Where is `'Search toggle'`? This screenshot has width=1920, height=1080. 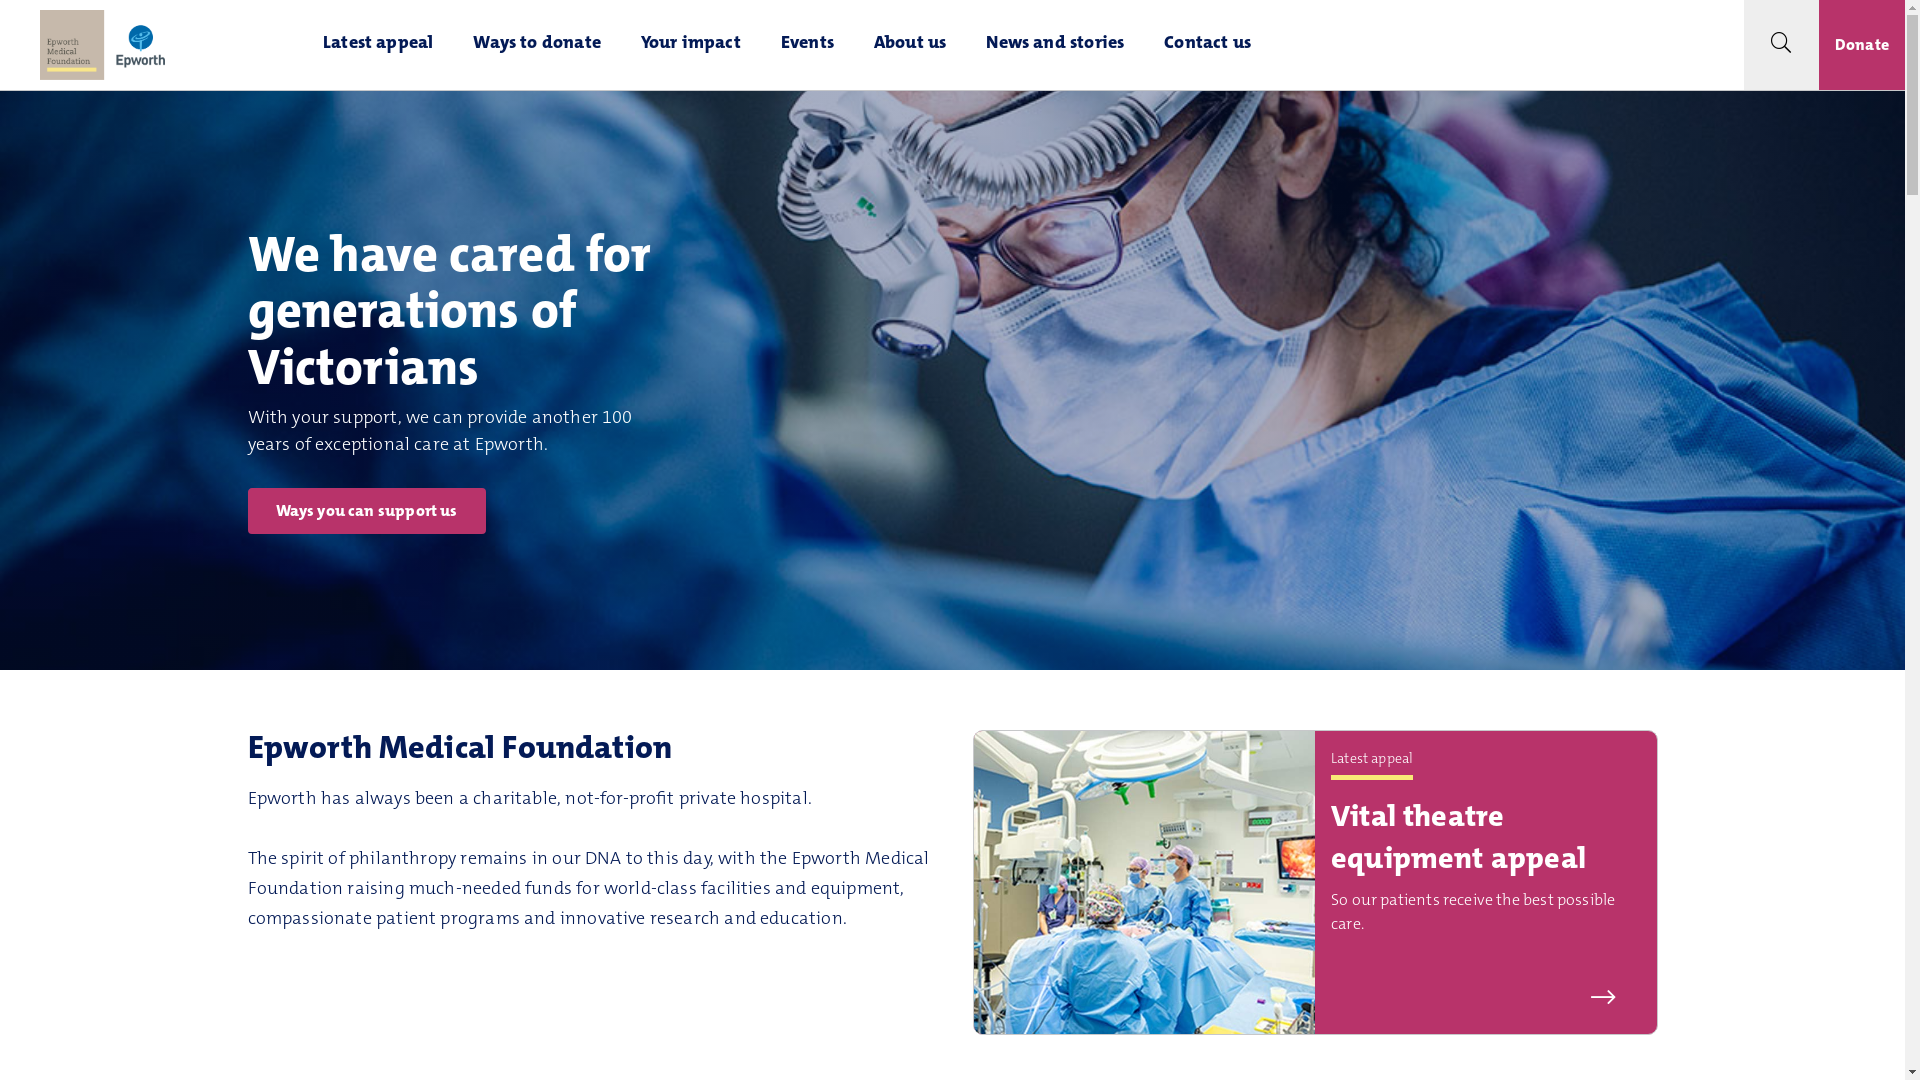
'Search toggle' is located at coordinates (1781, 45).